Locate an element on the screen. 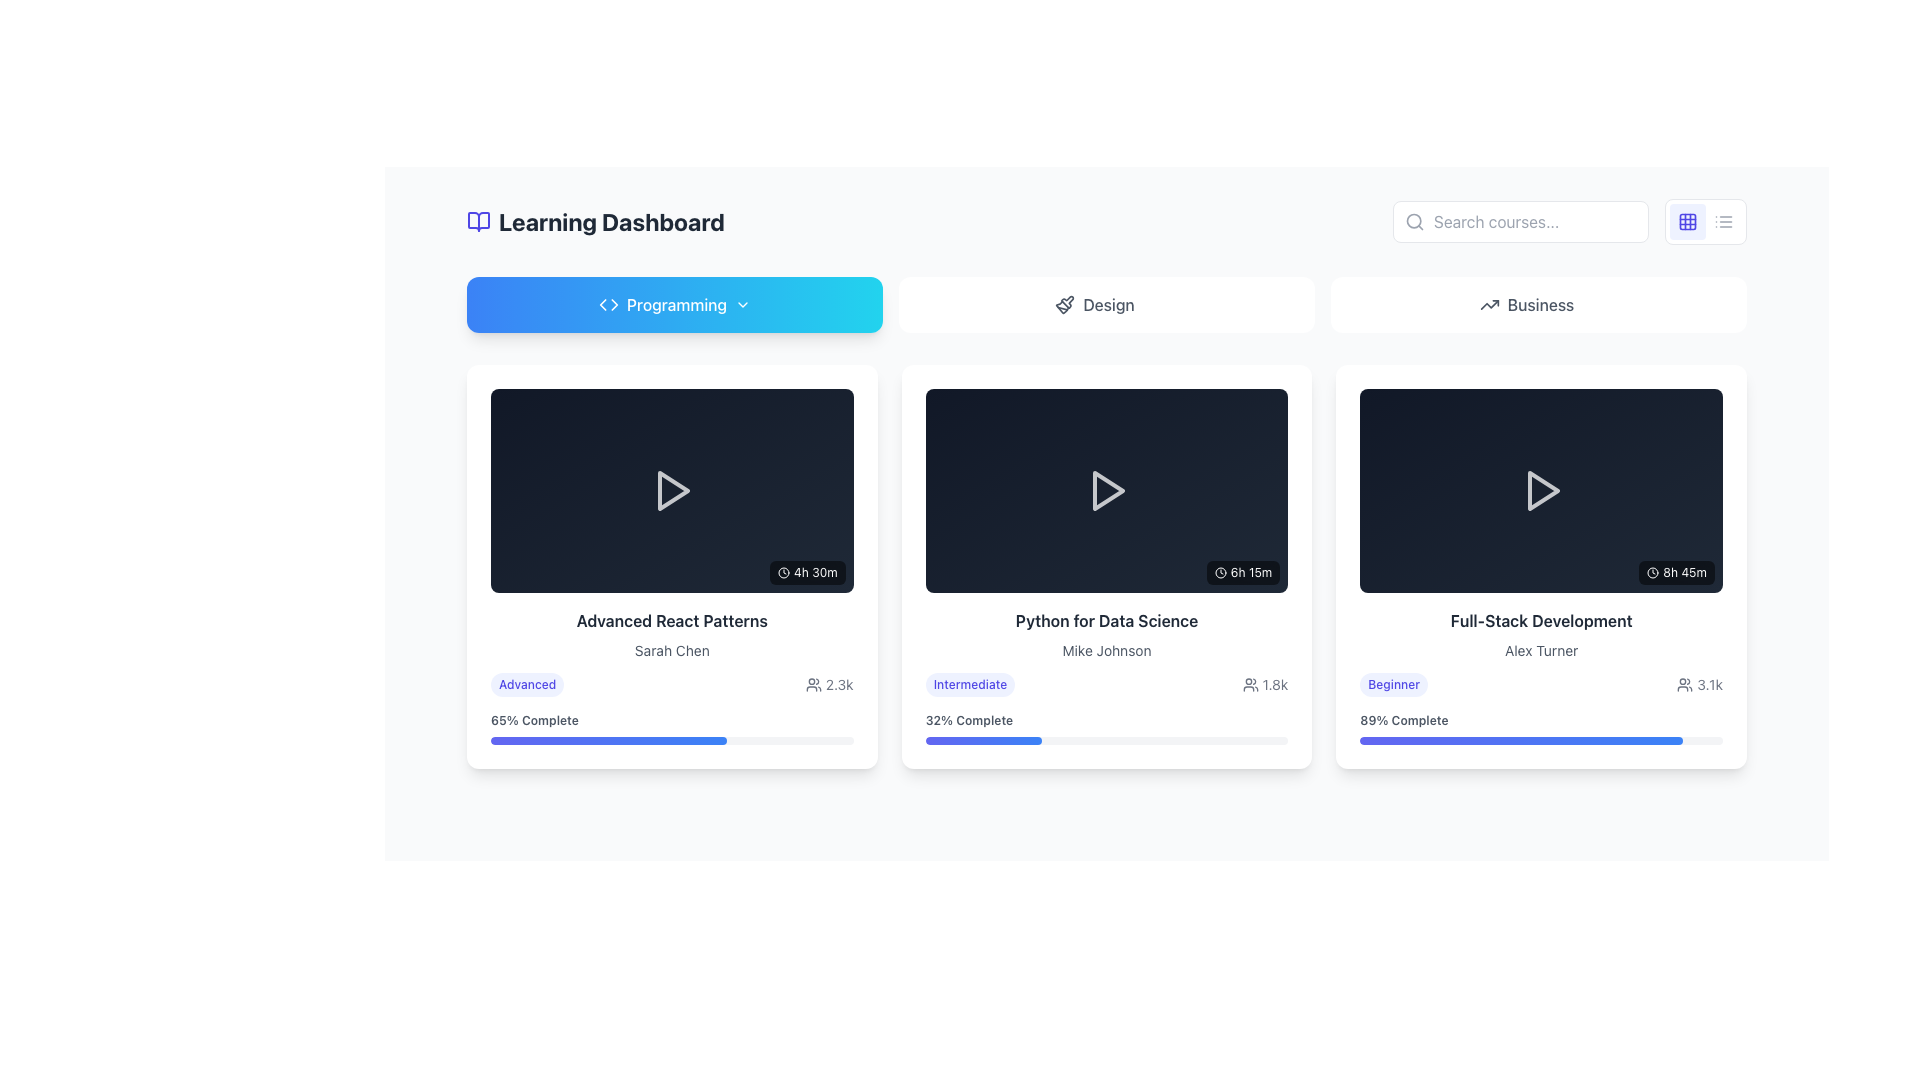 The height and width of the screenshot is (1080, 1920). the non-interactive visual indicator showing the total duration of the course 'Advanced React Patterns', located in the bottom-right corner of the corresponding card is located at coordinates (807, 572).